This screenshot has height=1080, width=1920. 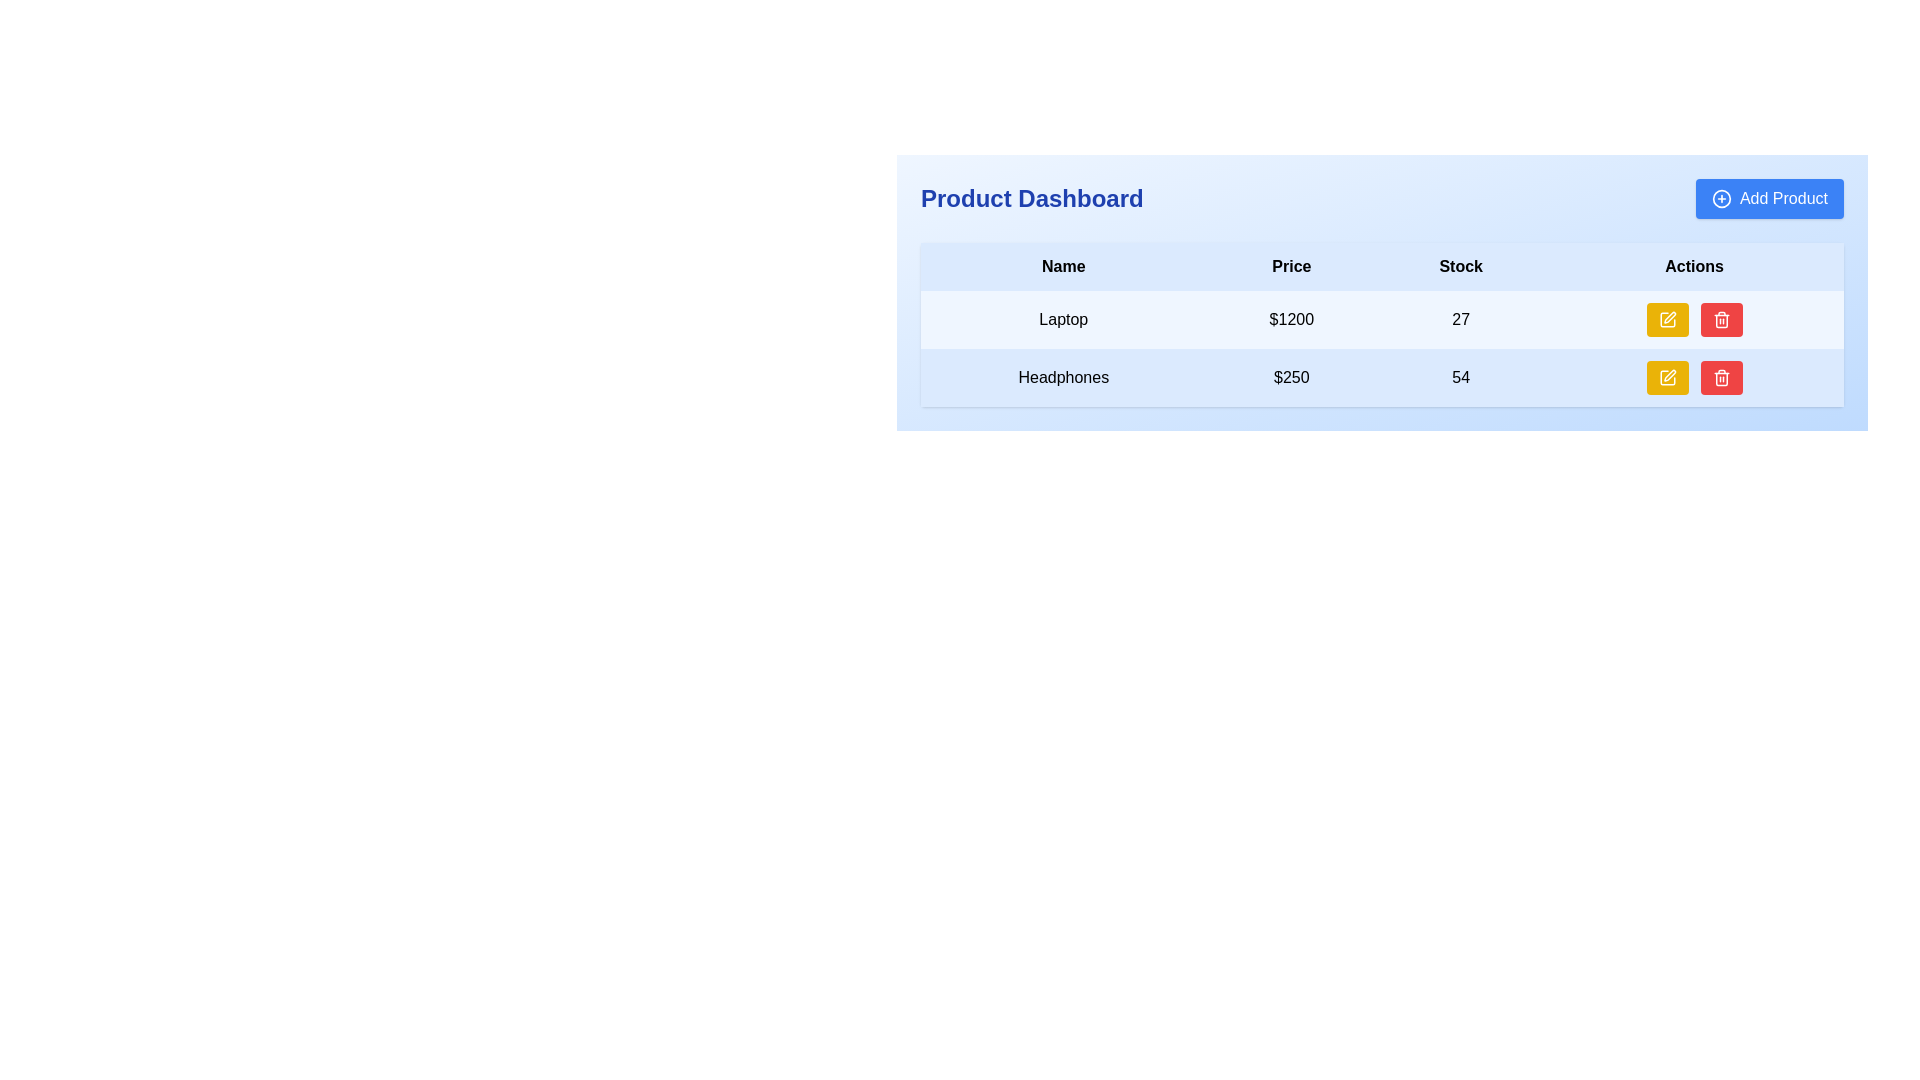 I want to click on the text label 'Headphones' located in the first cell of the second row under the 'Name' column in the 'Product Dashboard' section, so click(x=1062, y=378).